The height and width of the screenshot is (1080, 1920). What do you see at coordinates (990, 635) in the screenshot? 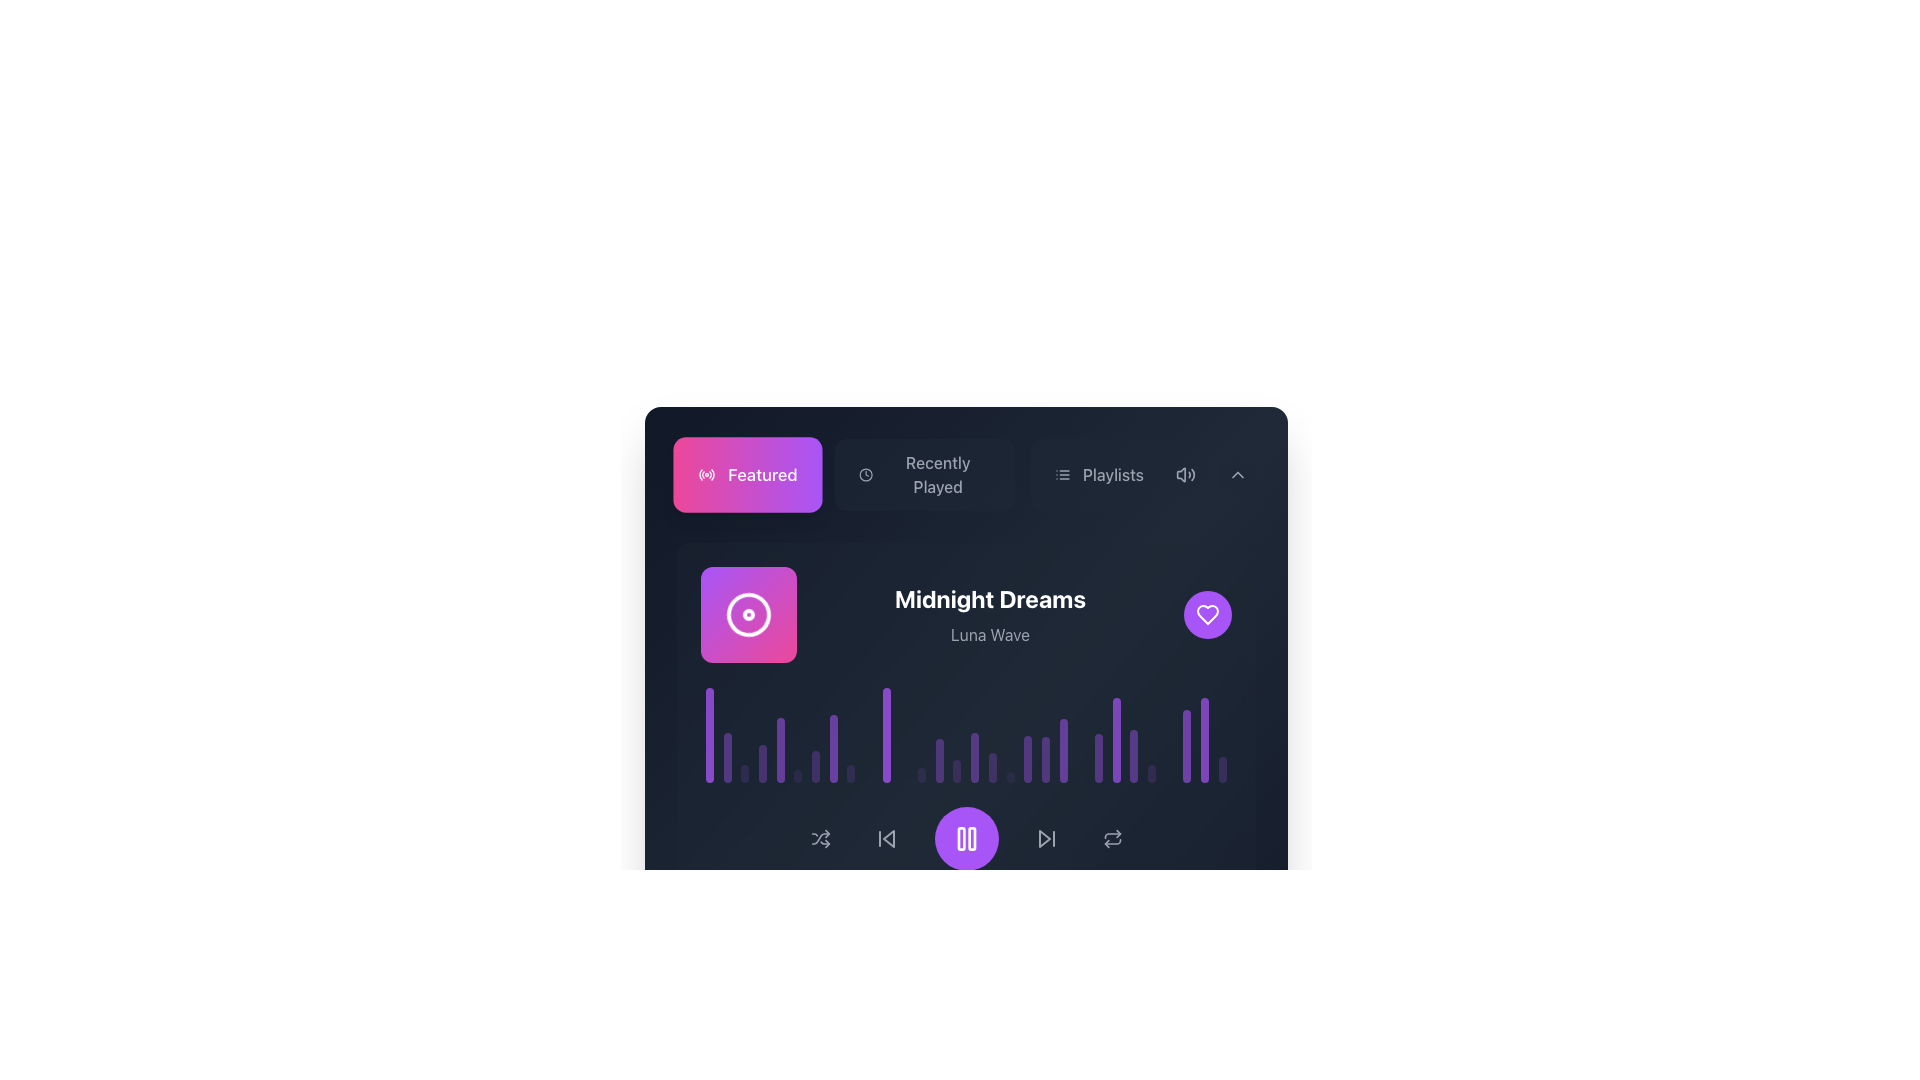
I see `the text element displaying 'Luna Wave', which is styled in light gray and positioned below the bold text 'Midnight Dreams' on a dark background` at bounding box center [990, 635].